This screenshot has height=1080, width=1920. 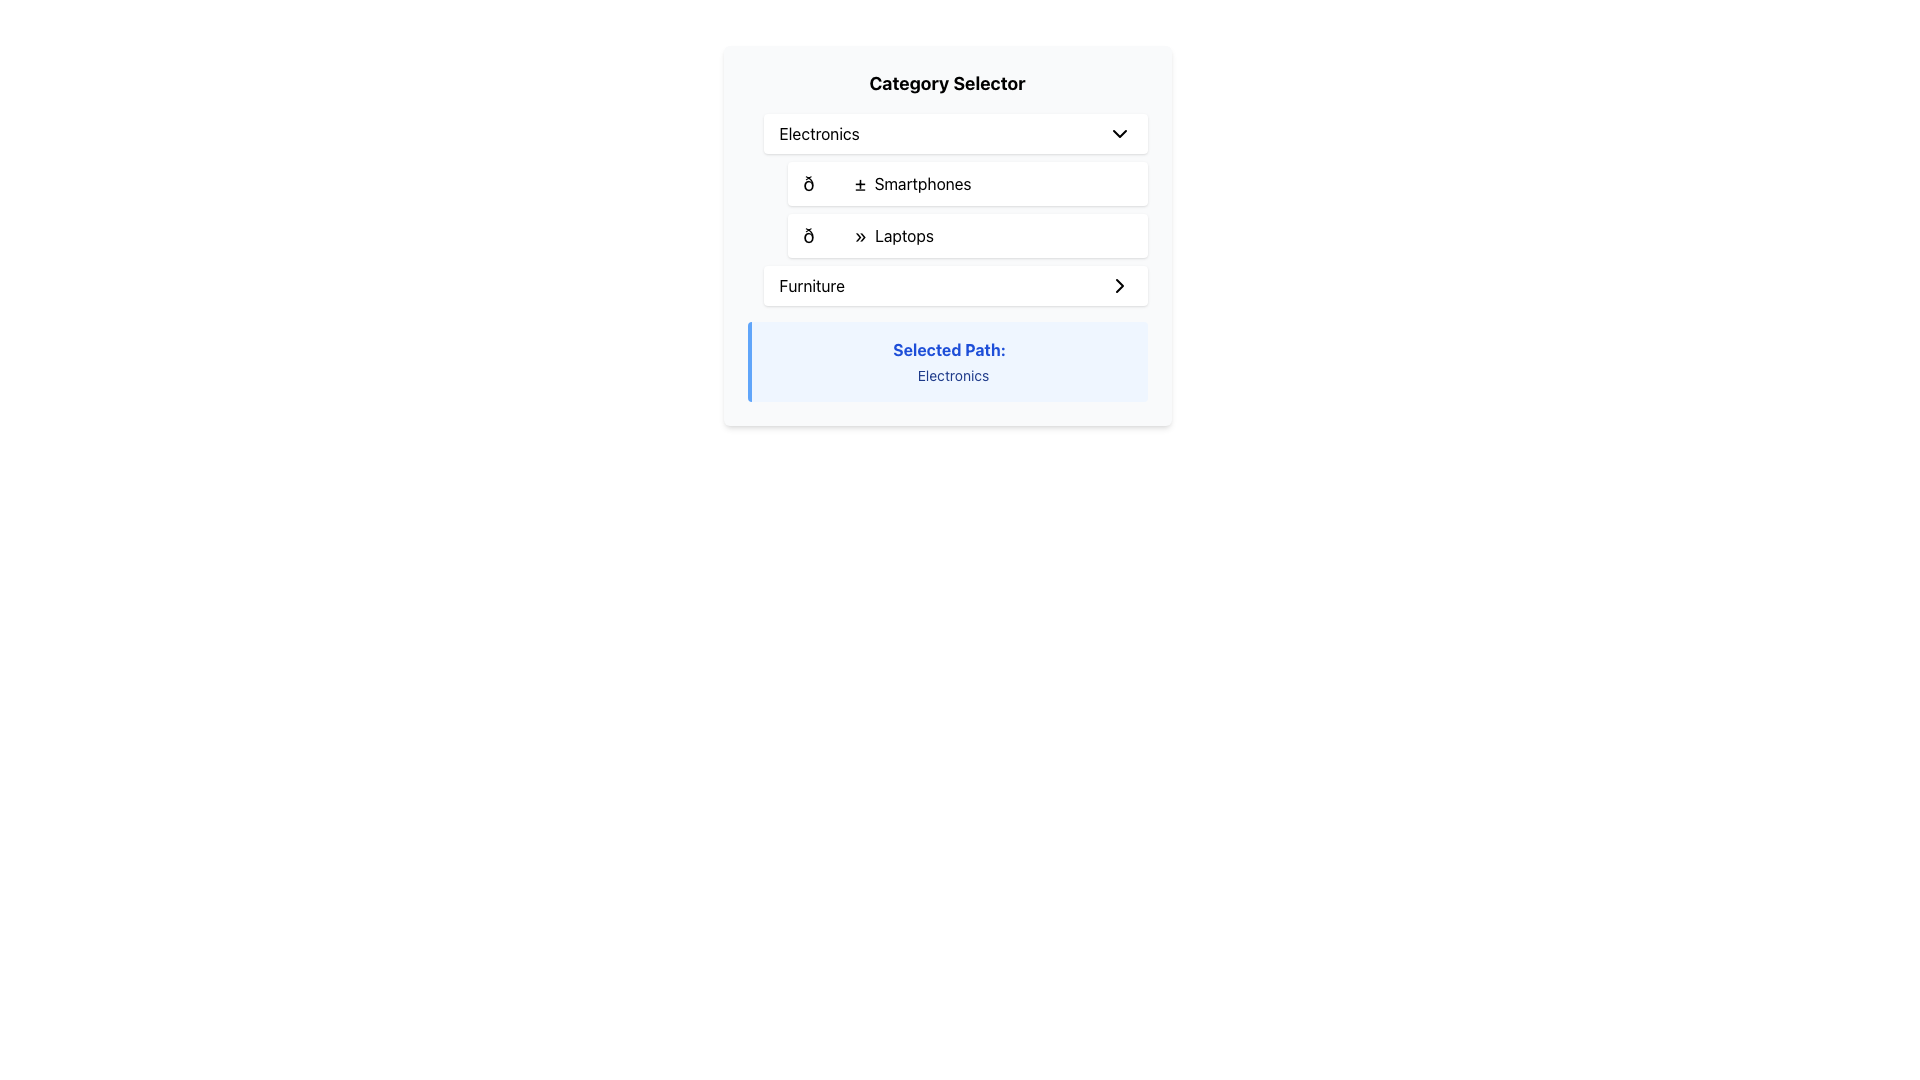 I want to click on the expandable content indicator icon located inside the 'Electronics' button in the dropdown menu, so click(x=1118, y=134).